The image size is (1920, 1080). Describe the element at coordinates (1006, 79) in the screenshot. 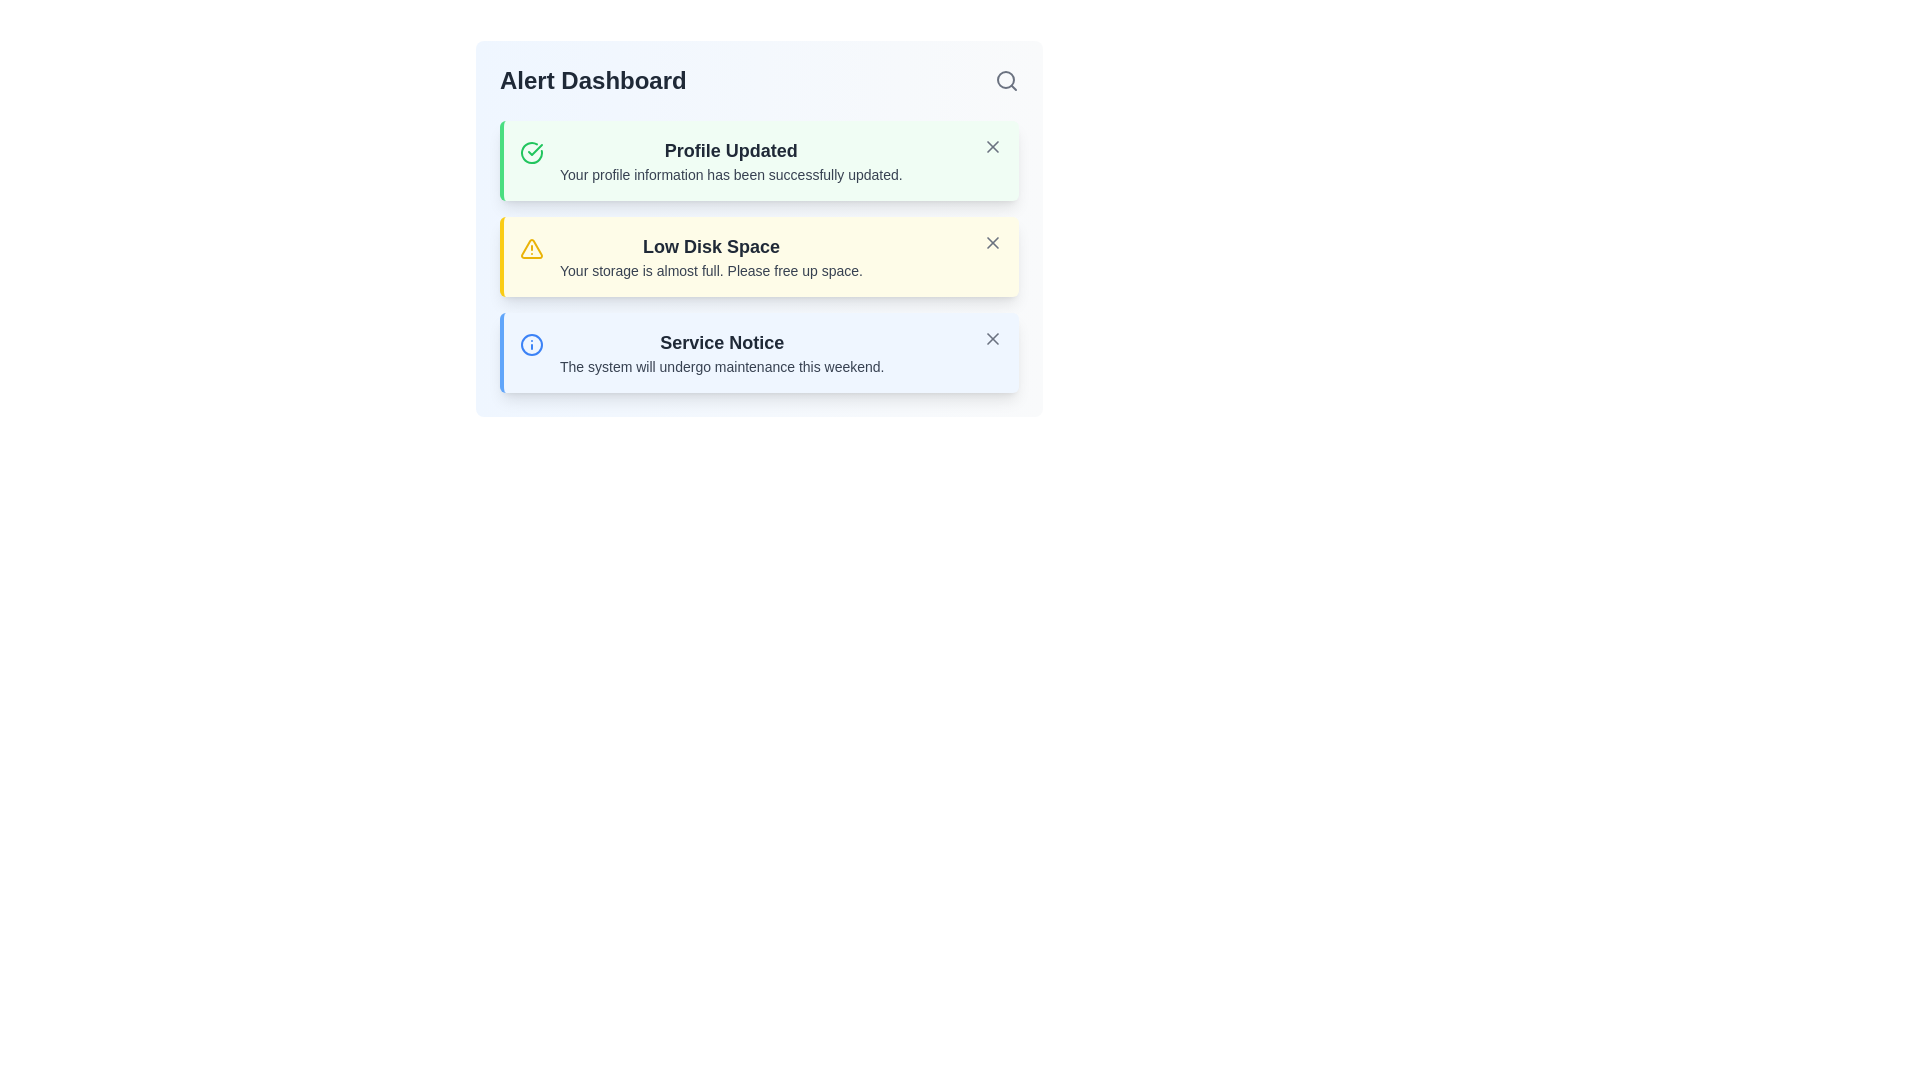

I see `the SVG Circle representing the lens of the search icon located at the upper-right corner of the user interface, adjacent to the 'Alert Dashboard' title area` at that location.